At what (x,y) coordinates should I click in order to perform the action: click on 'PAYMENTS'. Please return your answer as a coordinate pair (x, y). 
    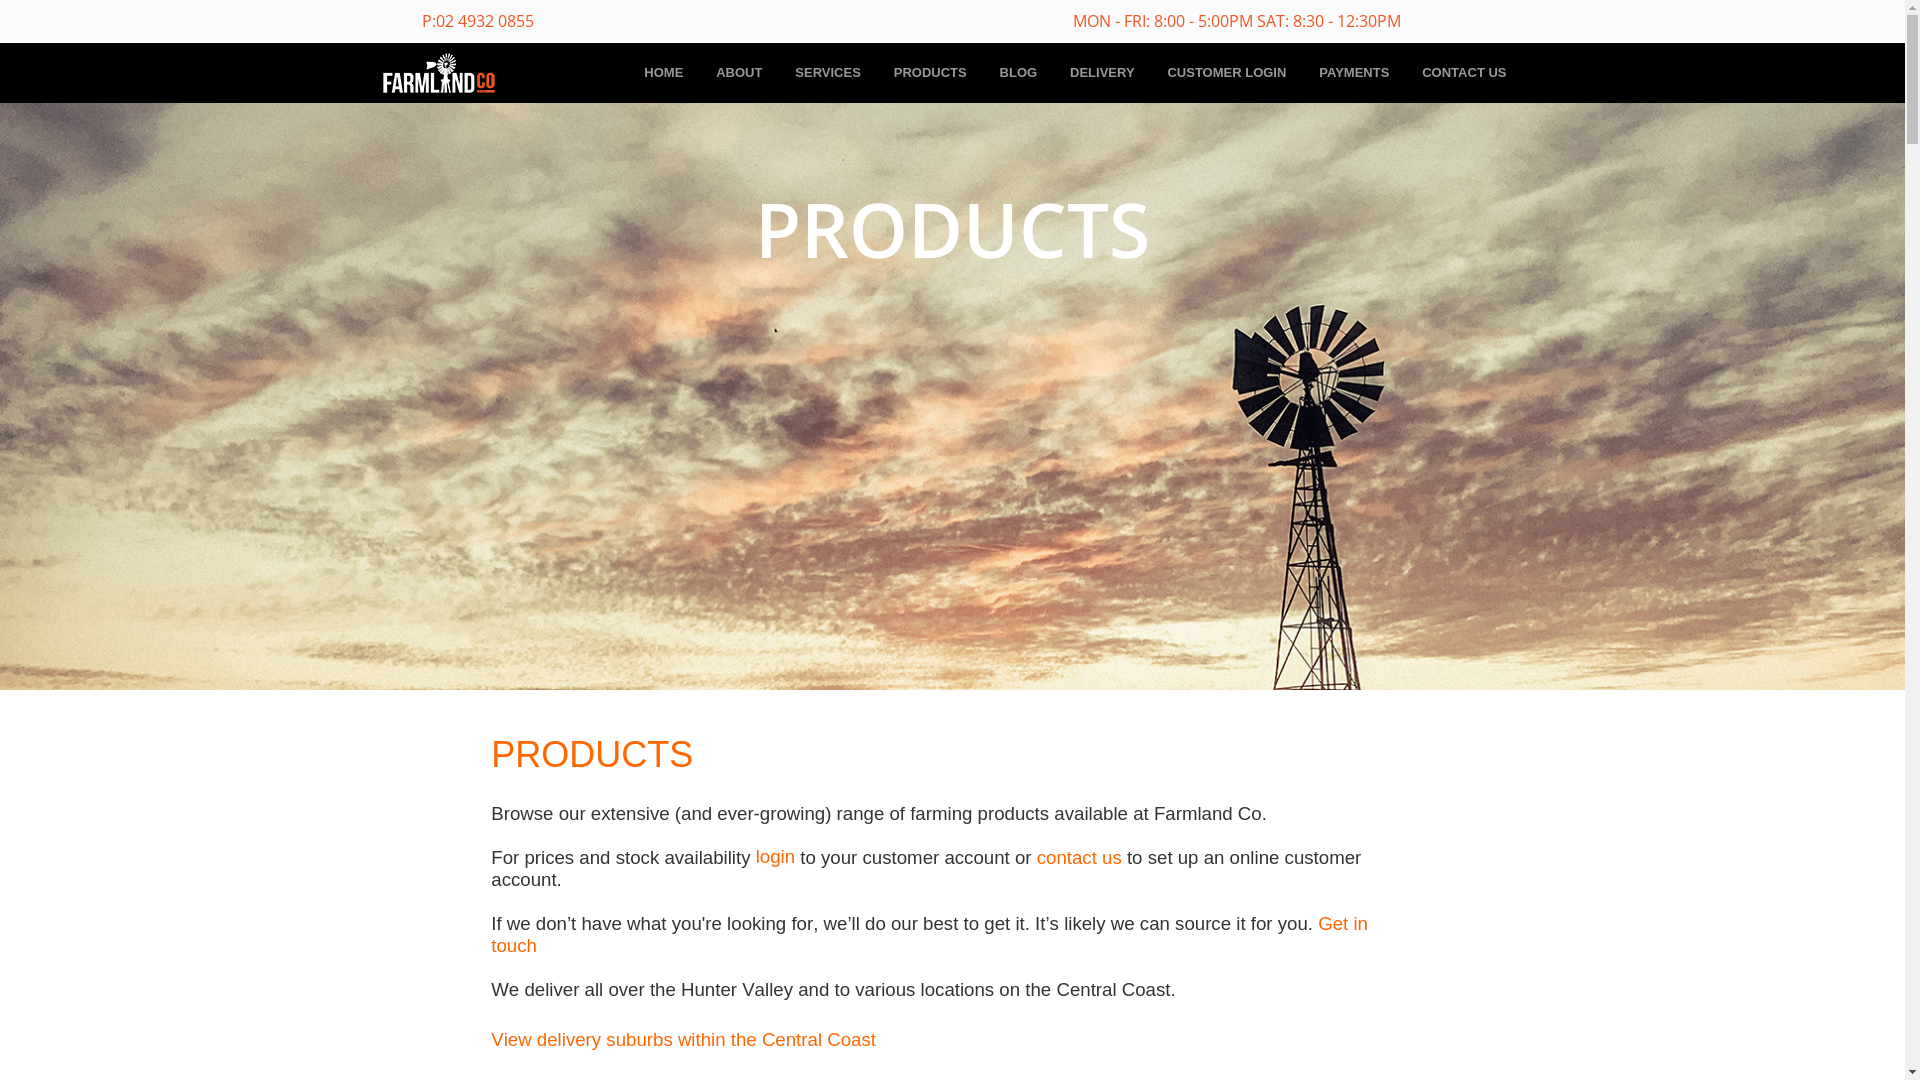
    Looking at the image, I should click on (1353, 72).